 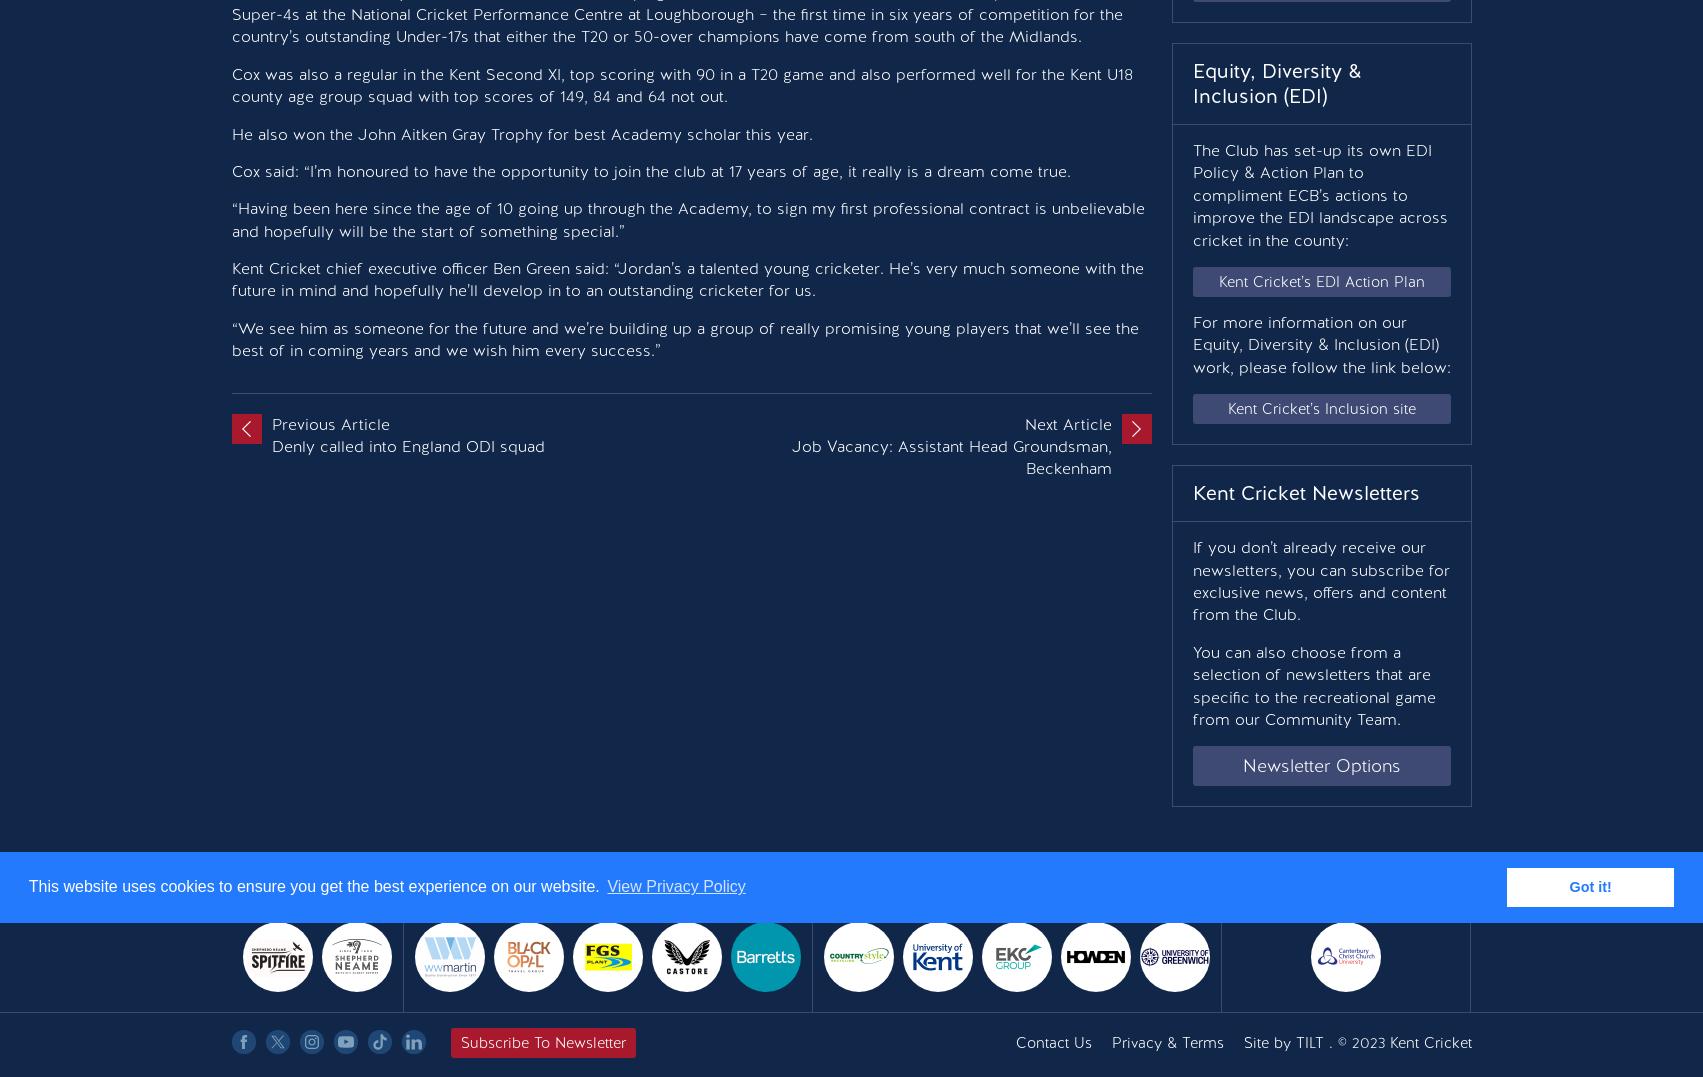 What do you see at coordinates (1320, 280) in the screenshot?
I see `'Kent Cricket’s EDI Action Plan'` at bounding box center [1320, 280].